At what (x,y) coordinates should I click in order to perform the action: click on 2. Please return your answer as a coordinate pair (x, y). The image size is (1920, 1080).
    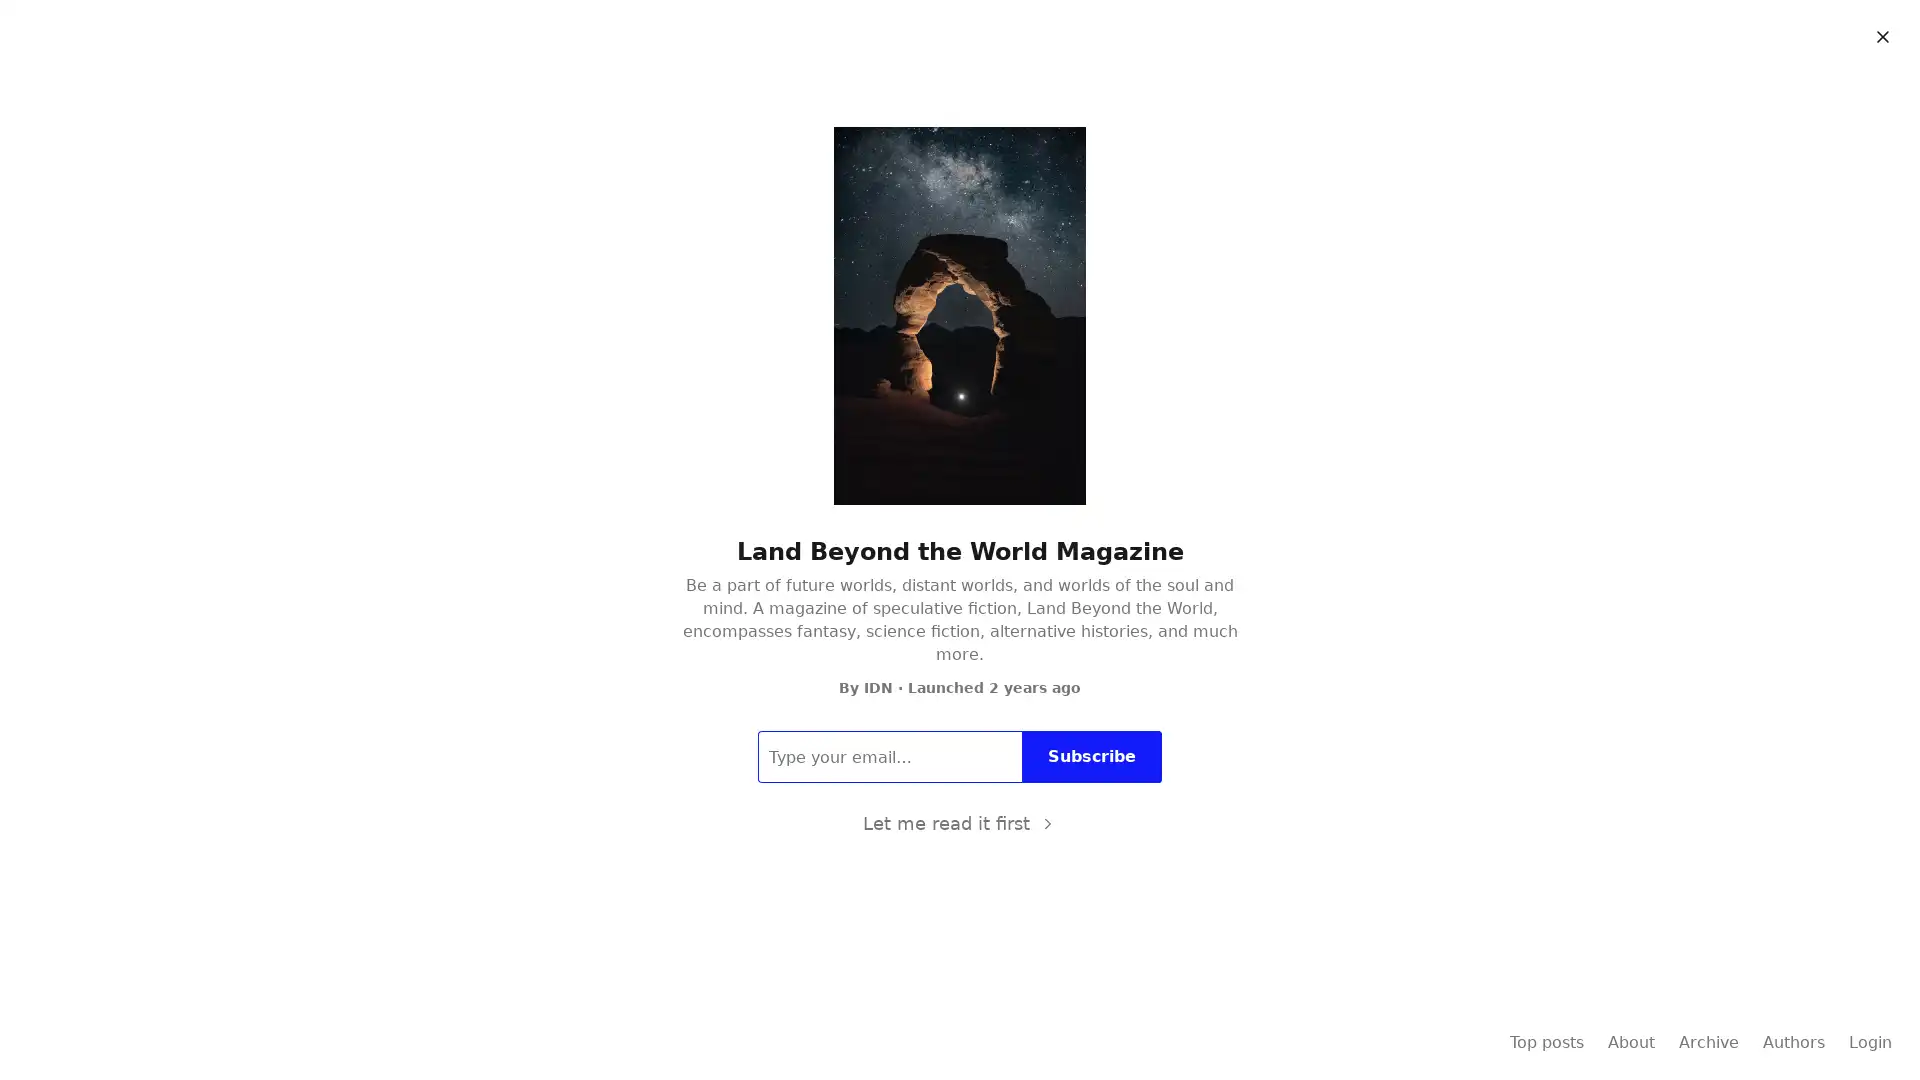
    Looking at the image, I should click on (697, 441).